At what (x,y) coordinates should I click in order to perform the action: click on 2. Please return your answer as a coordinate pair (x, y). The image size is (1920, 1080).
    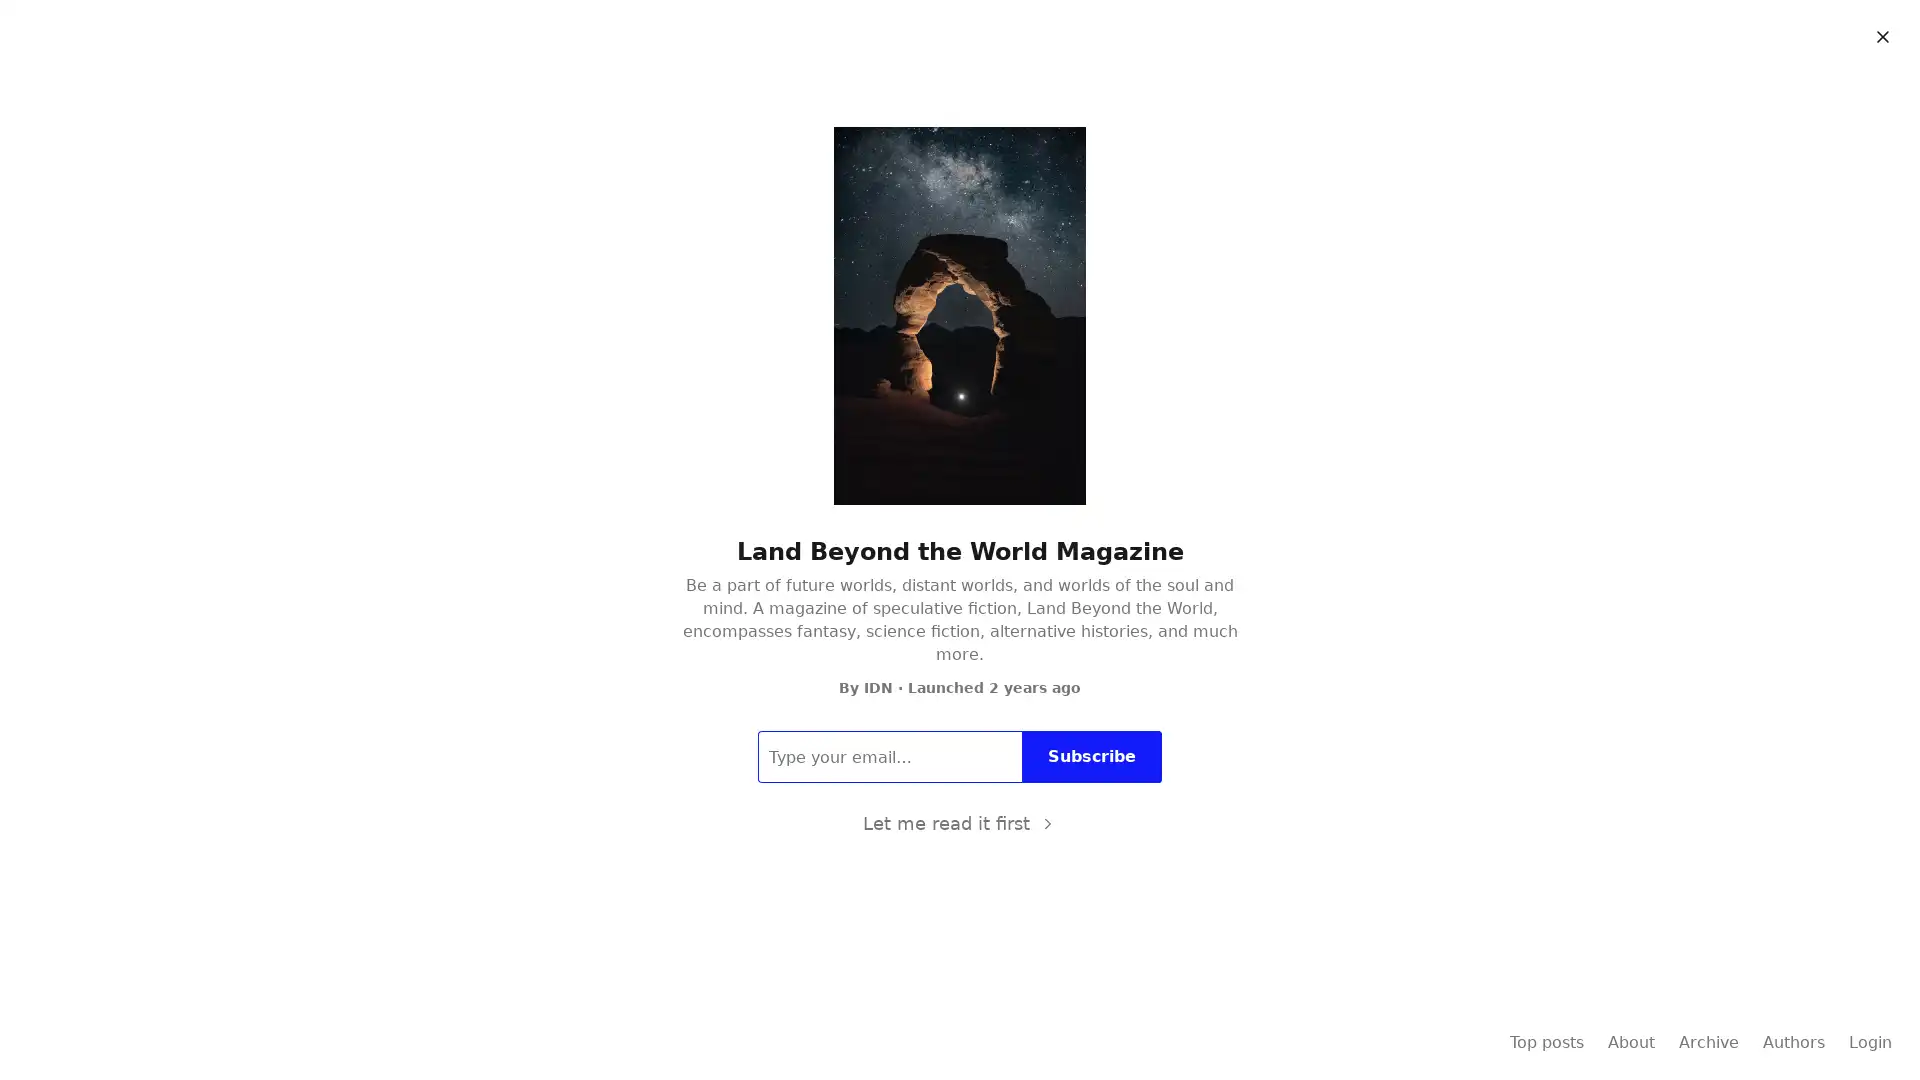
    Looking at the image, I should click on (697, 441).